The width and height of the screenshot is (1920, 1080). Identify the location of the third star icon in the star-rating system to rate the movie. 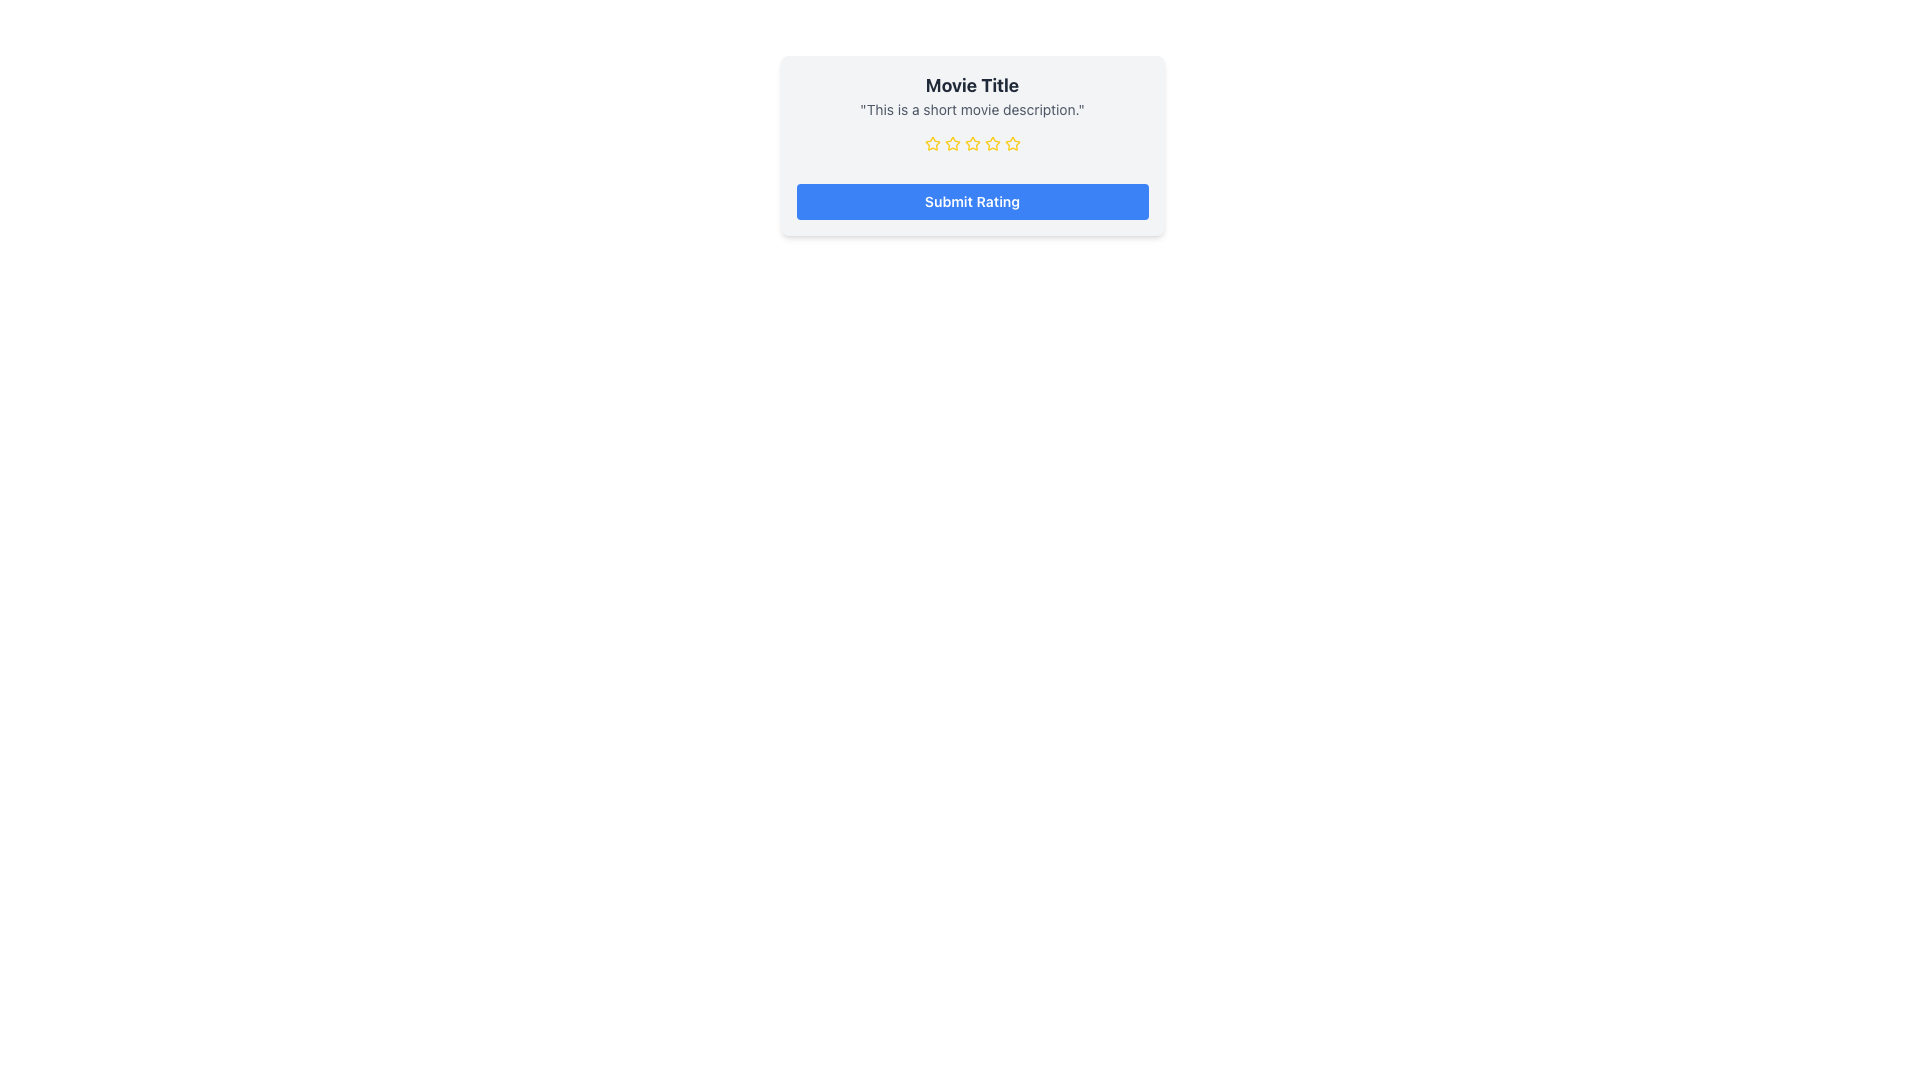
(951, 142).